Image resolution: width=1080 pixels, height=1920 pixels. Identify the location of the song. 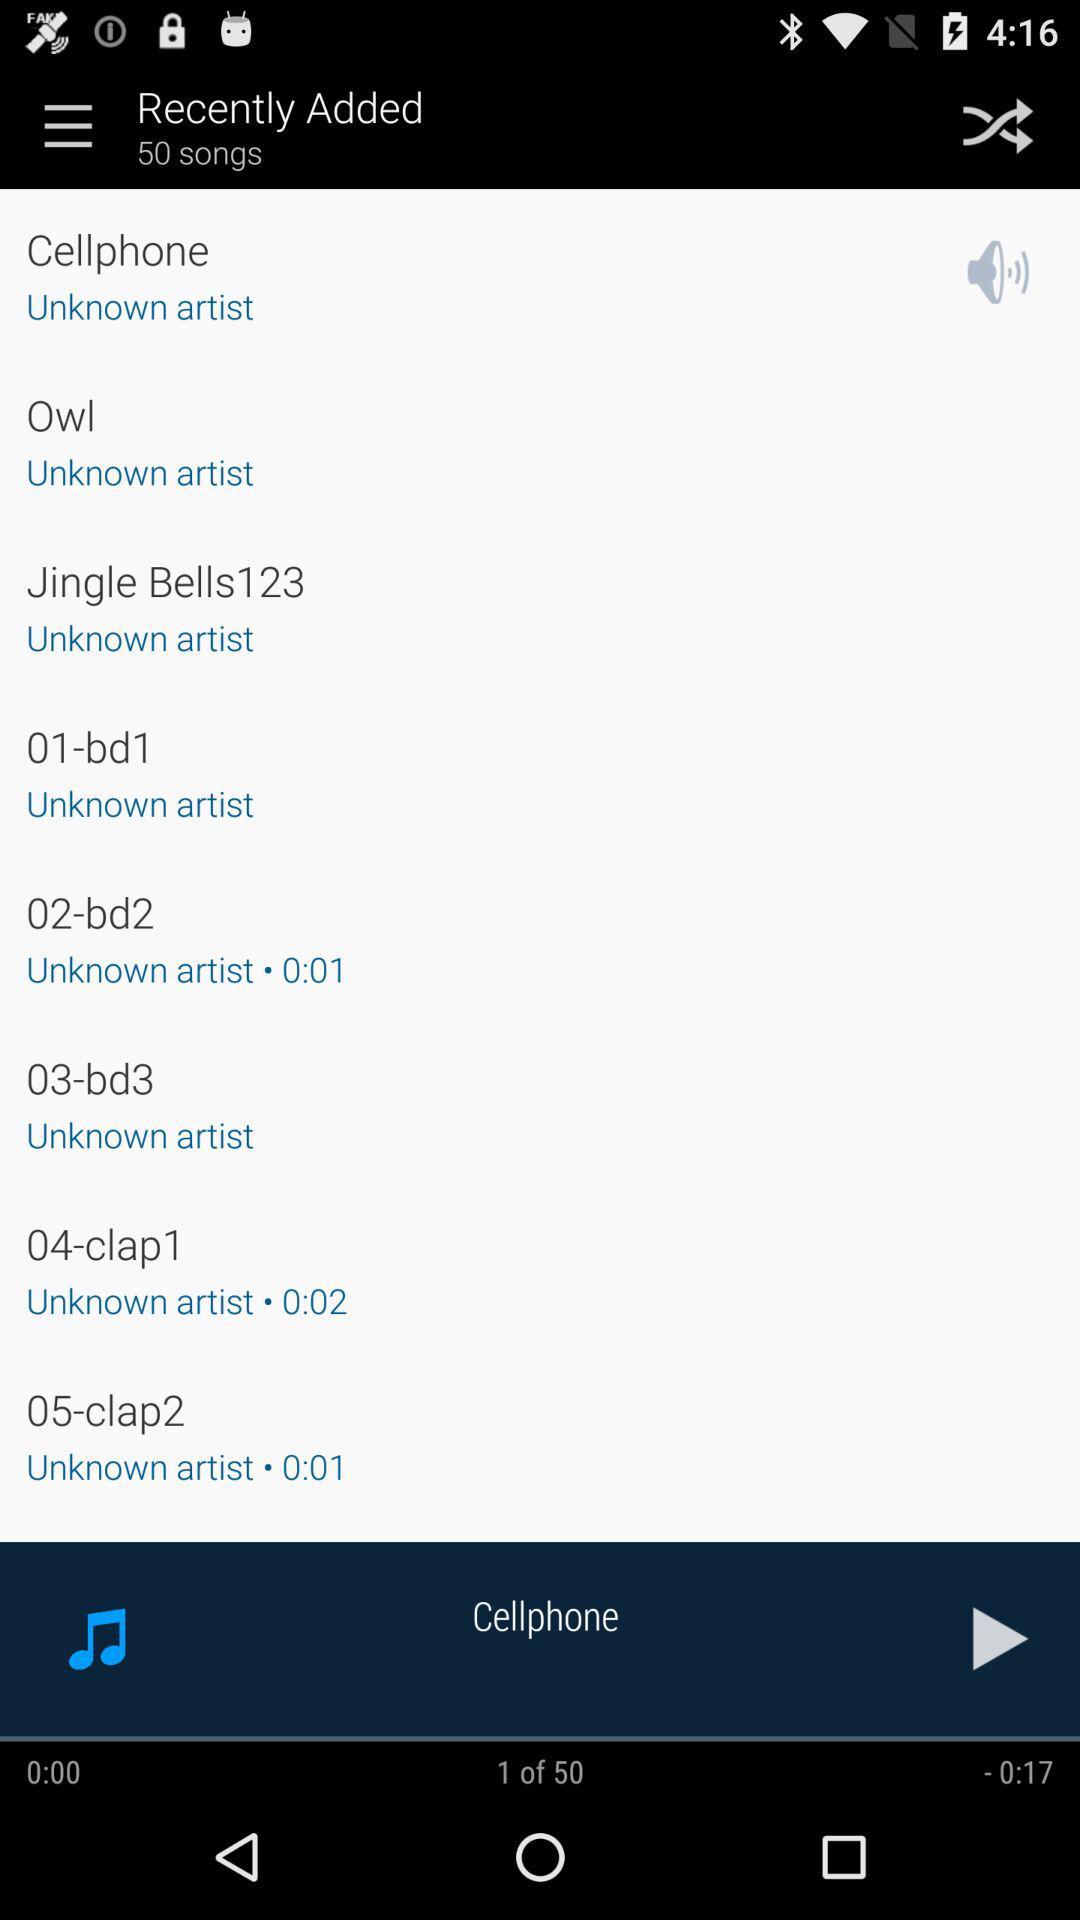
(1001, 1638).